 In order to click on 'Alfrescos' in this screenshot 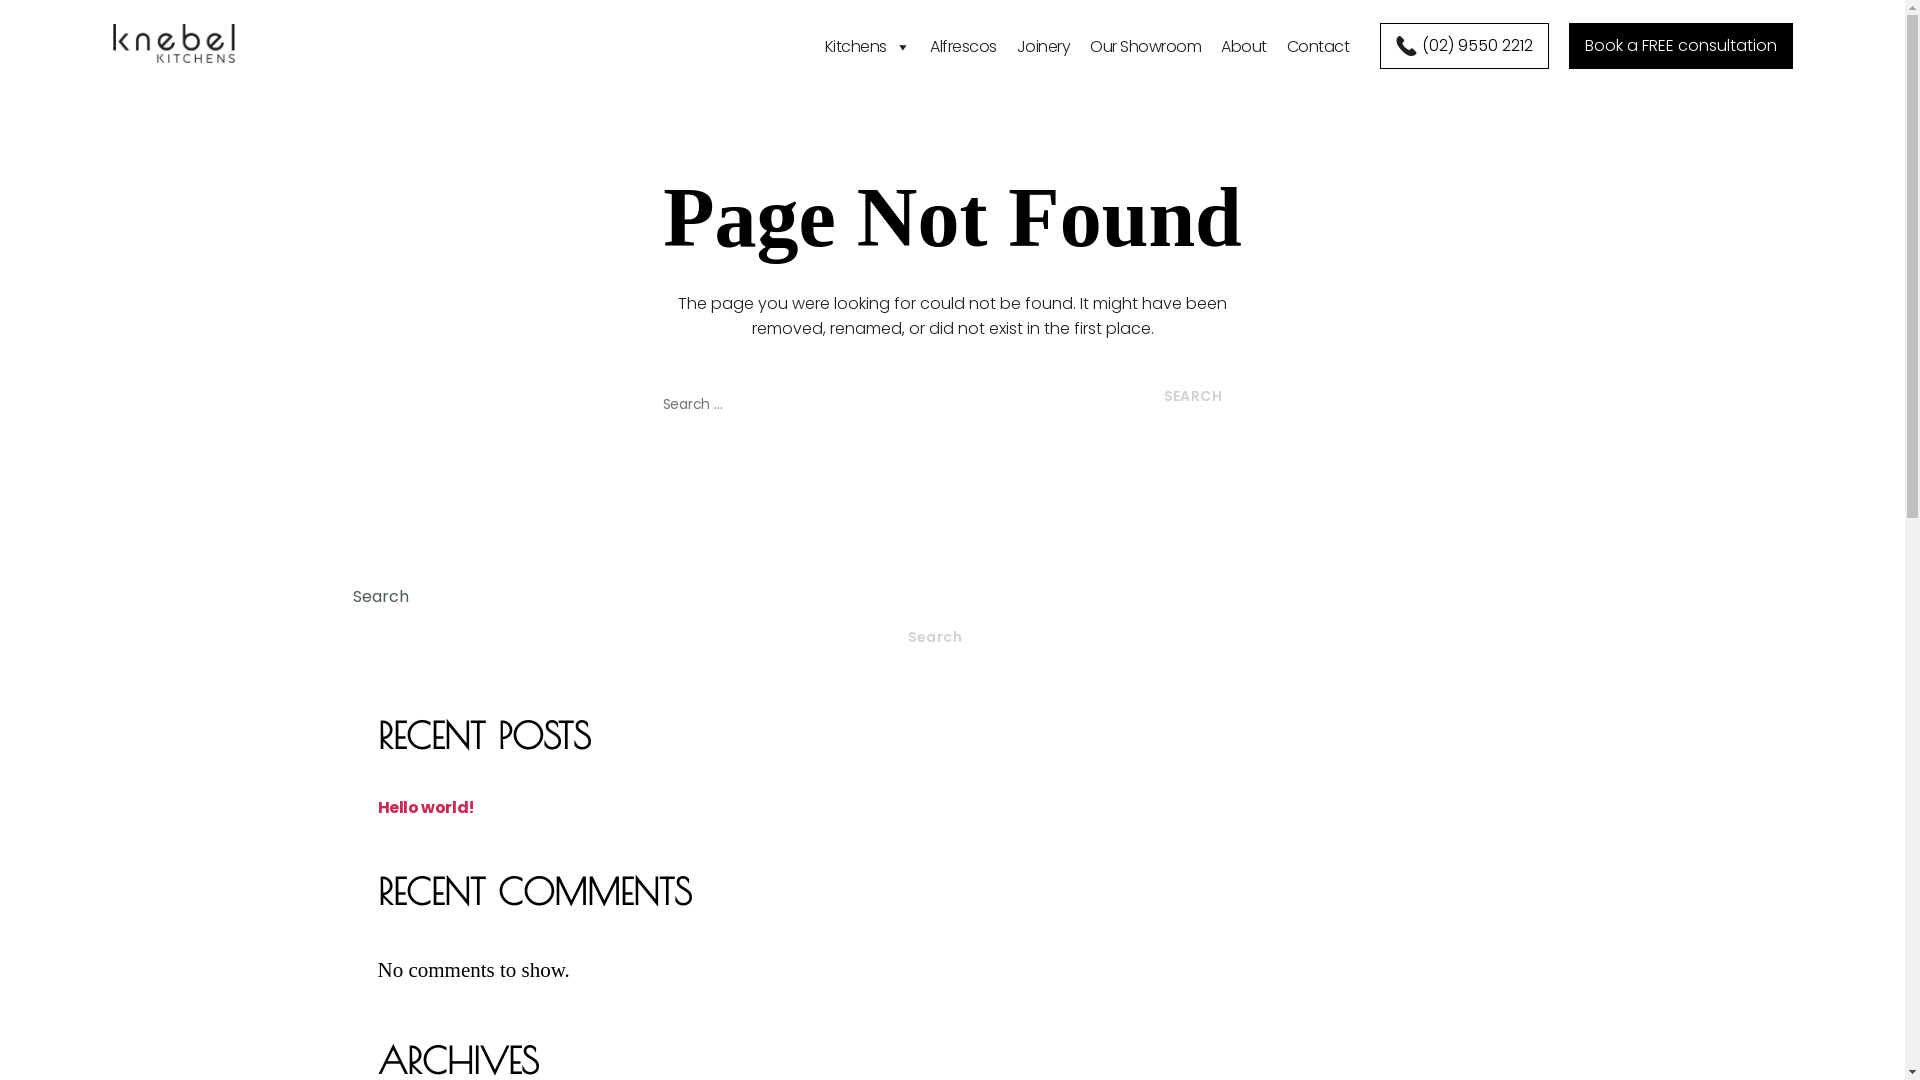, I will do `click(963, 39)`.